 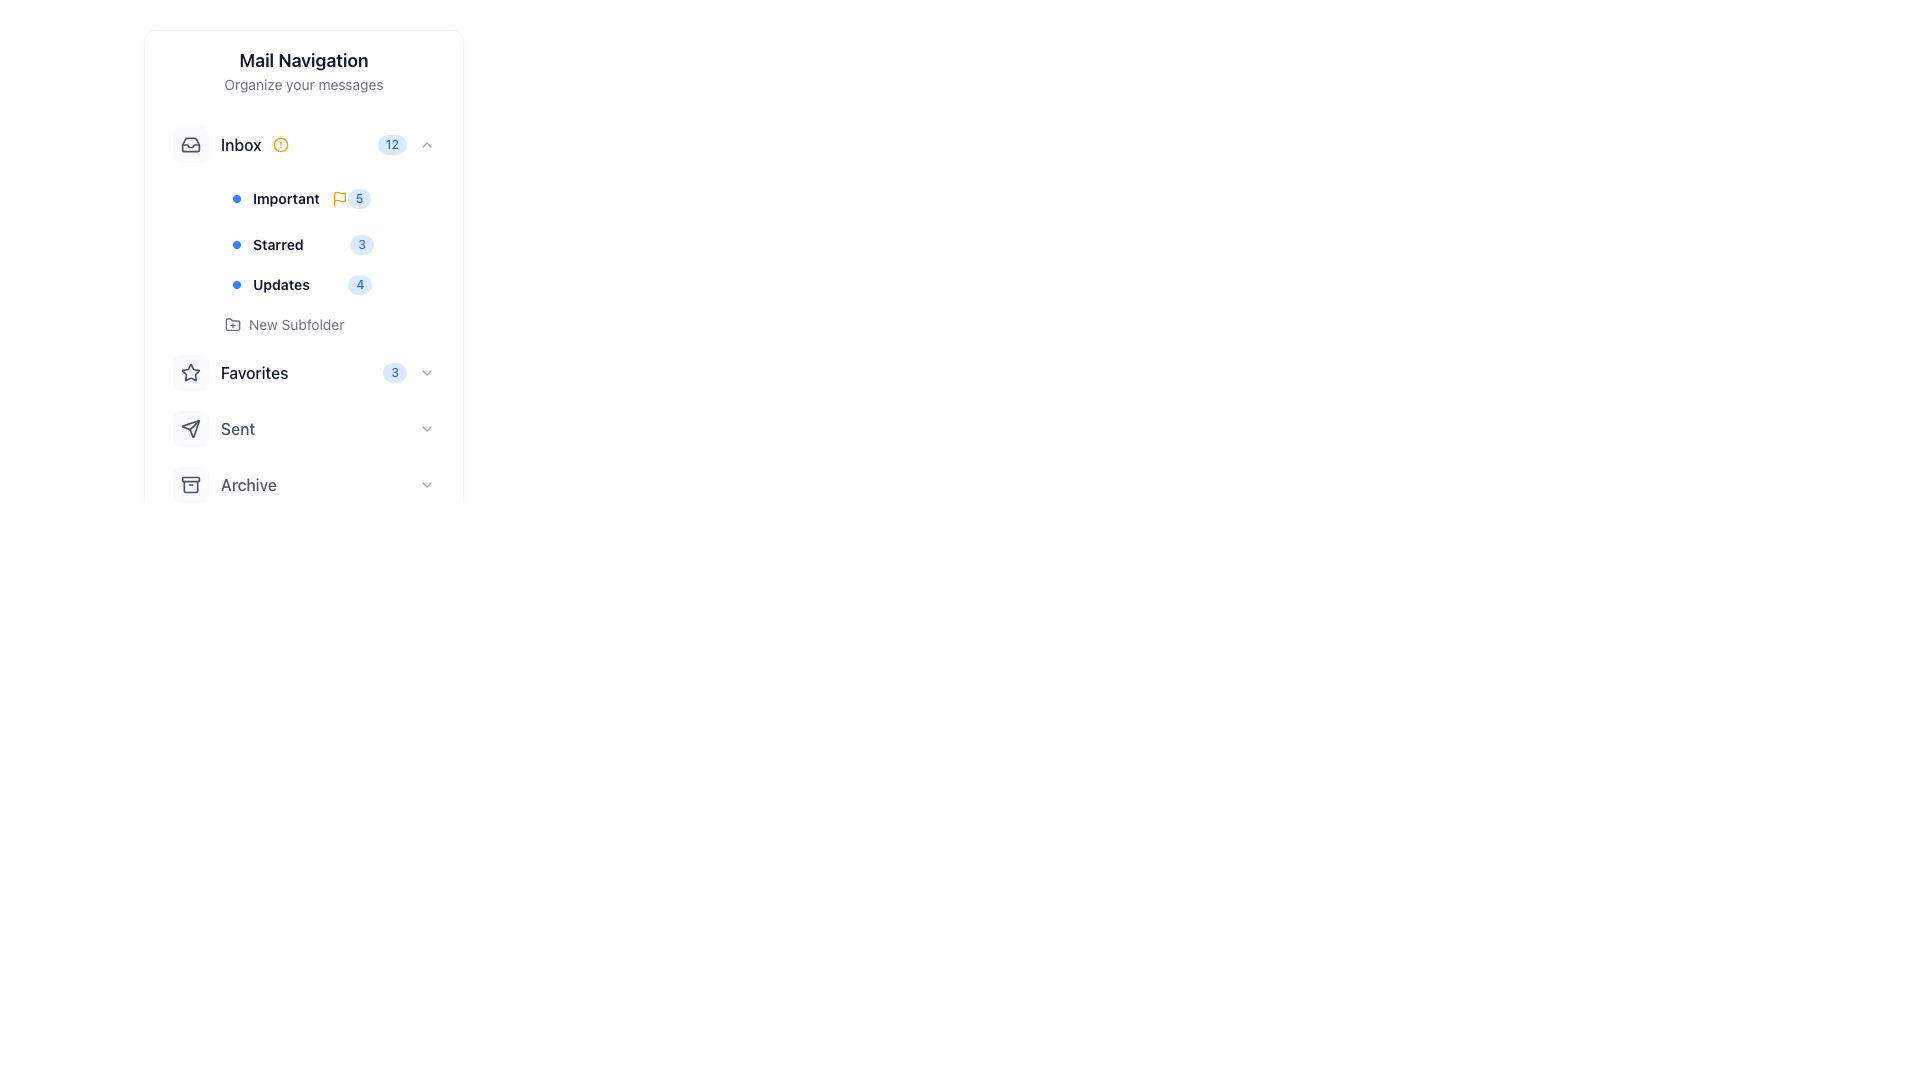 What do you see at coordinates (231, 144) in the screenshot?
I see `the 'Inbox' label in the sidebar navigation, which is styled with a medium-weight font and dark gray color, positioned adjacent to an envelope icon and an exclamation mark icon` at bounding box center [231, 144].